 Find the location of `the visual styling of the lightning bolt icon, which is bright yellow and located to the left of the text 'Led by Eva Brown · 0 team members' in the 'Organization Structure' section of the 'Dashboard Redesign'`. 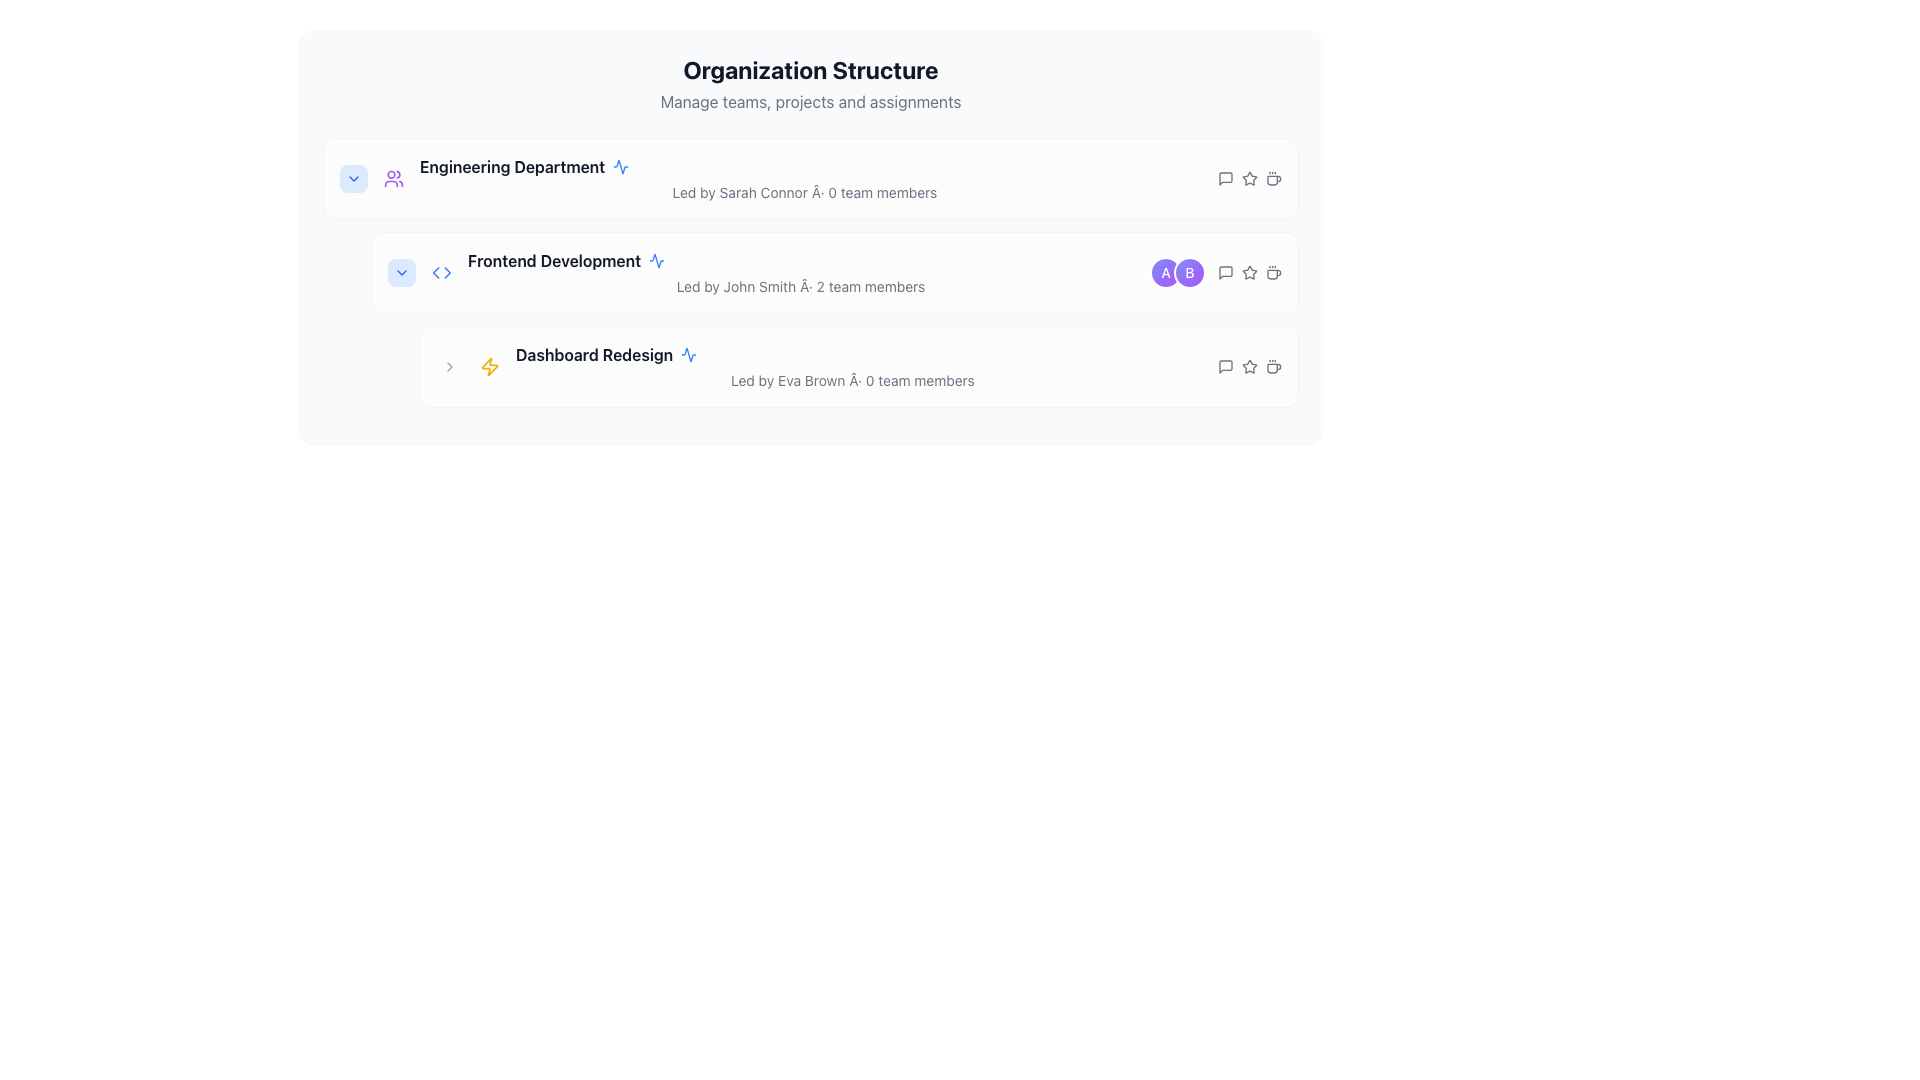

the visual styling of the lightning bolt icon, which is bright yellow and located to the left of the text 'Led by Eva Brown · 0 team members' in the 'Organization Structure' section of the 'Dashboard Redesign' is located at coordinates (489, 366).